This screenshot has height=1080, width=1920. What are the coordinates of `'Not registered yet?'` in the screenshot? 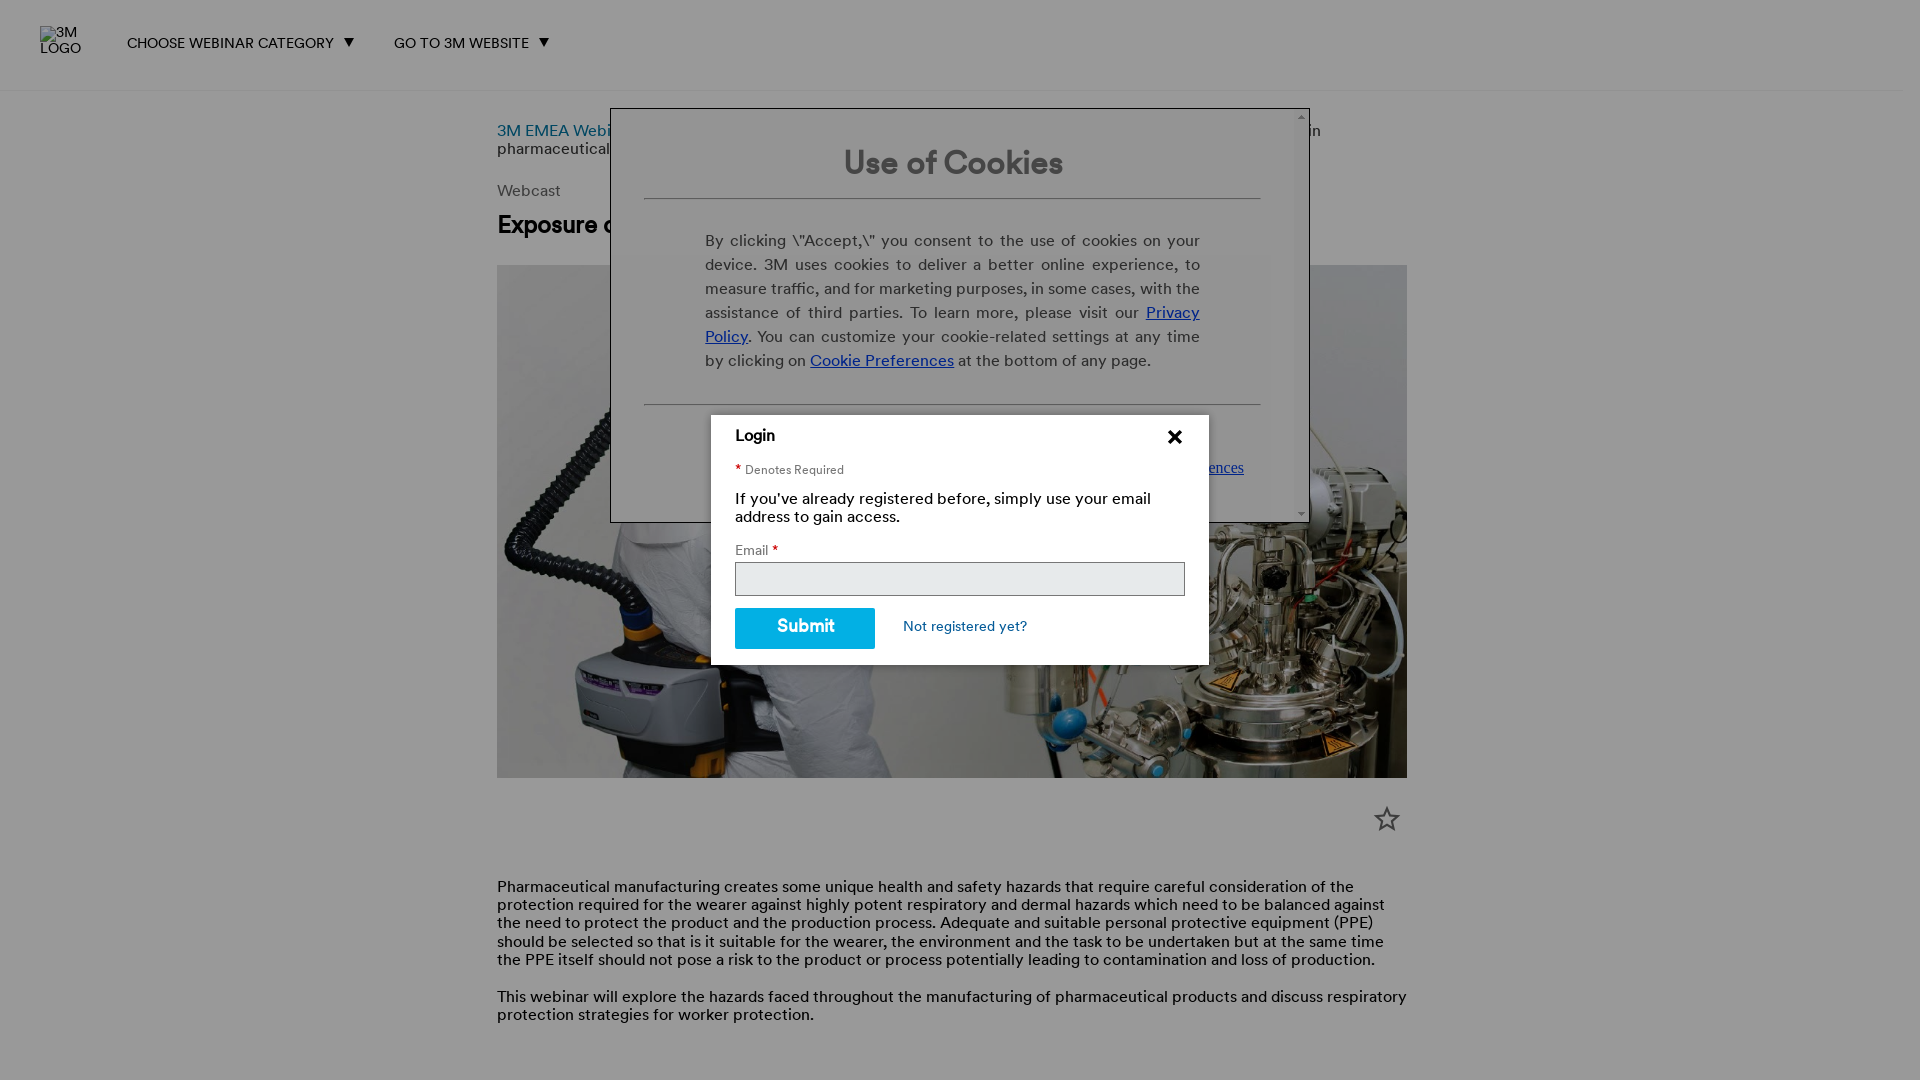 It's located at (964, 627).